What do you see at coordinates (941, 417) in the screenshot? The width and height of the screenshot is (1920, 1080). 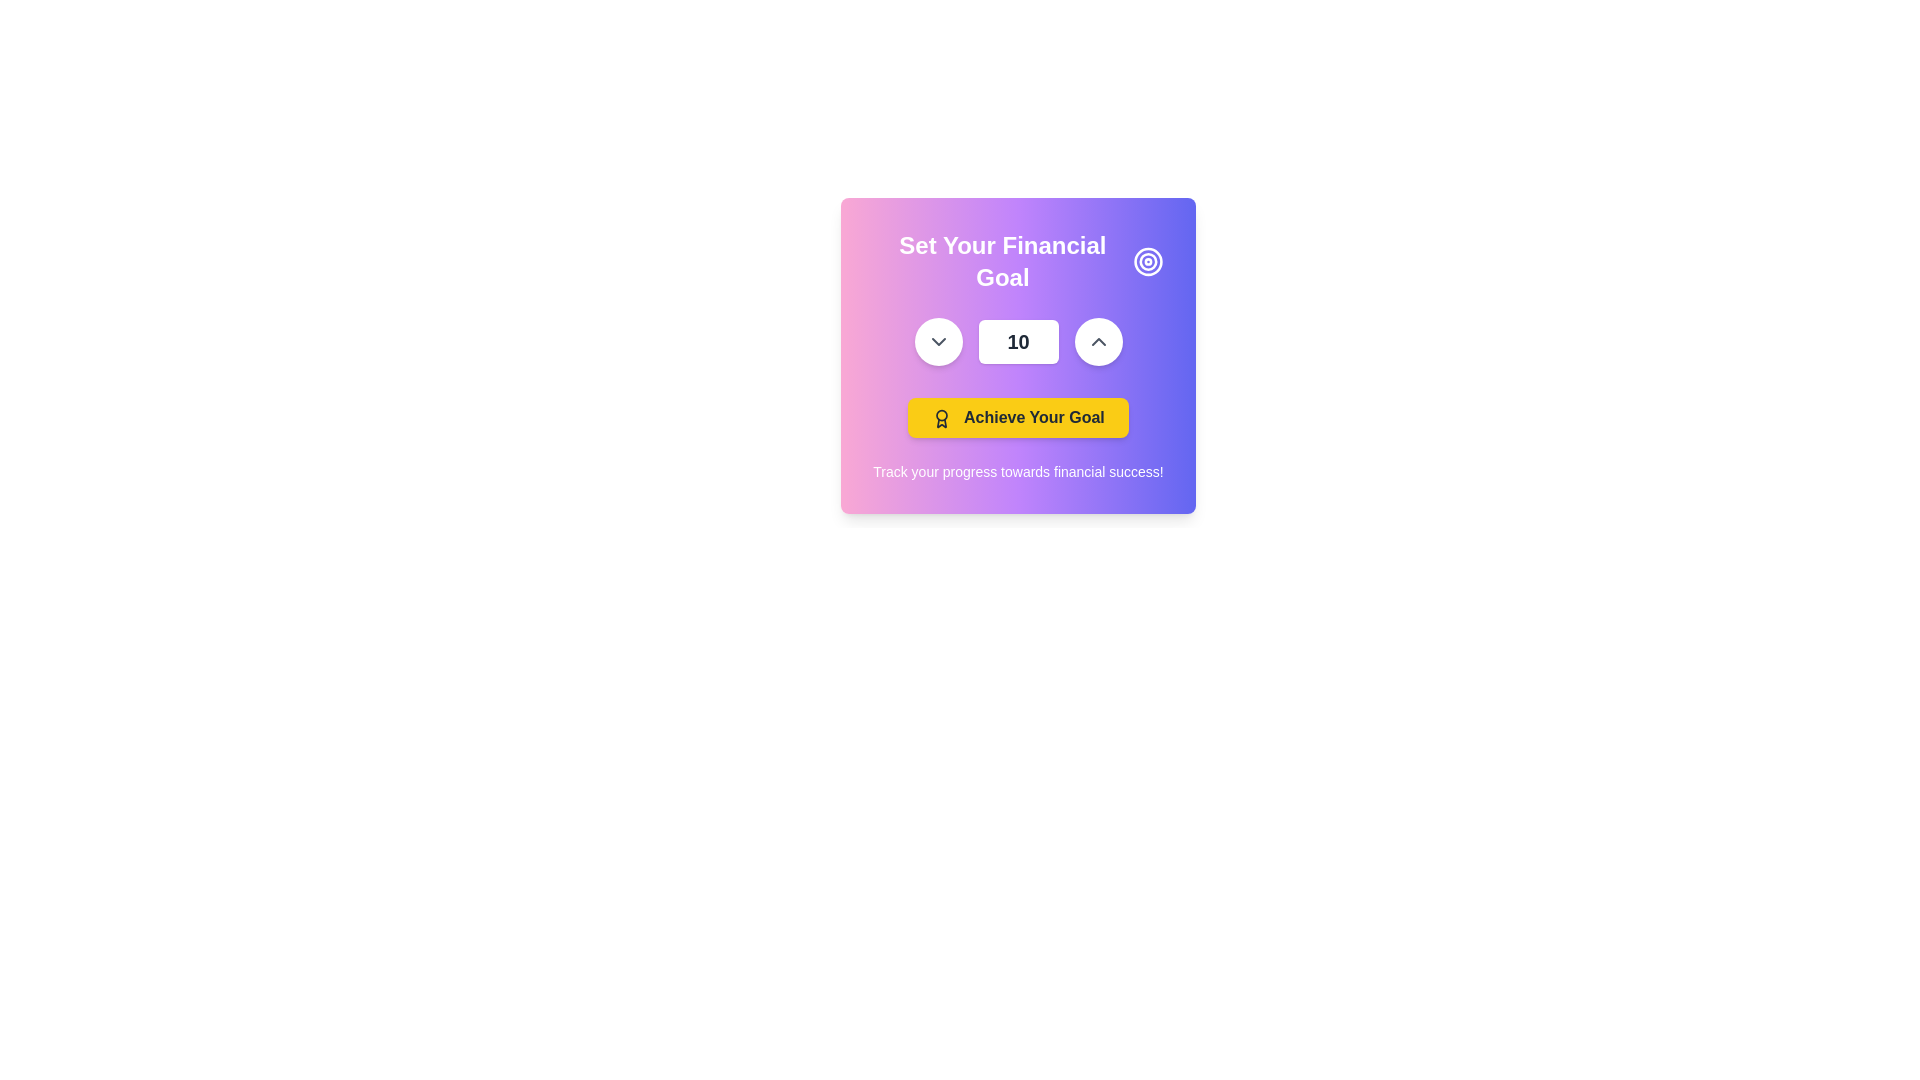 I see `the yellow button labeled 'Achieve Your Goal' which contains an award ribbon icon on its left side` at bounding box center [941, 417].